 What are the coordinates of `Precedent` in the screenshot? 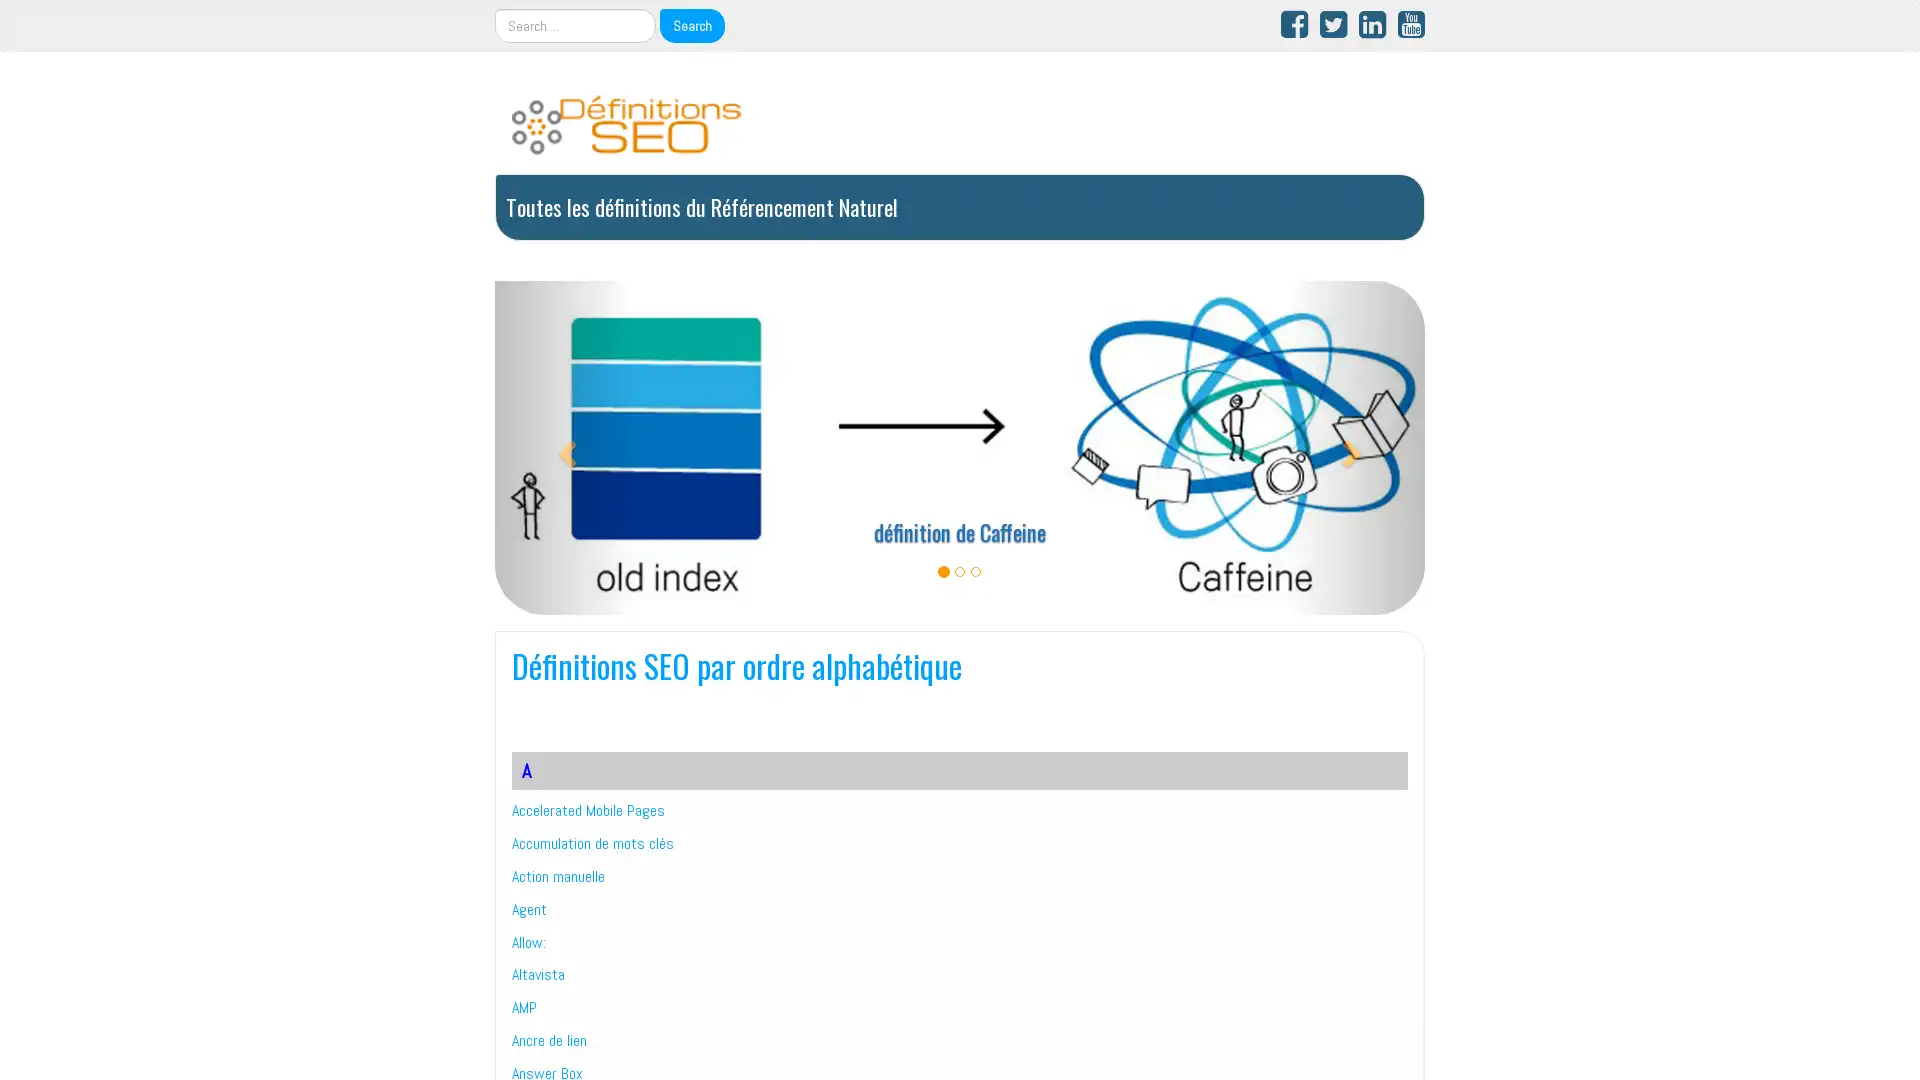 It's located at (563, 446).